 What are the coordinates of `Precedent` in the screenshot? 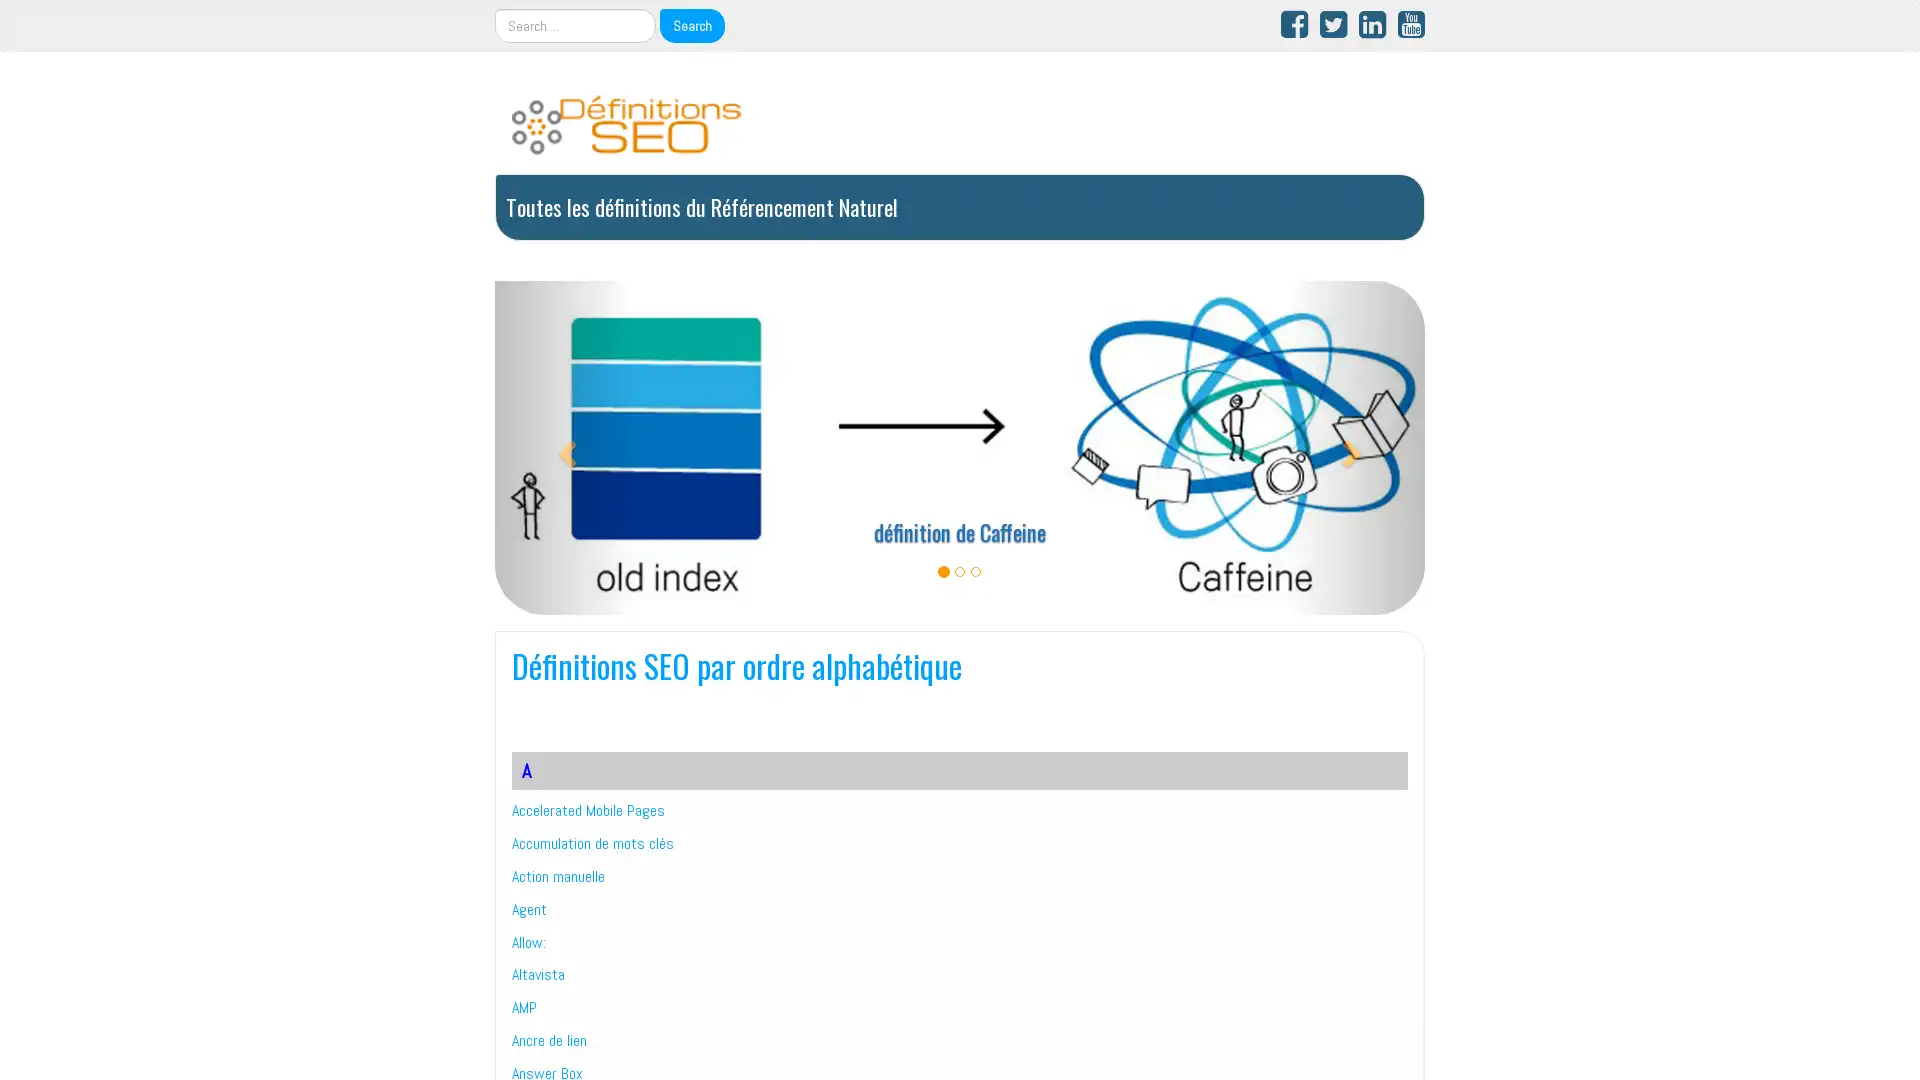 It's located at (563, 446).